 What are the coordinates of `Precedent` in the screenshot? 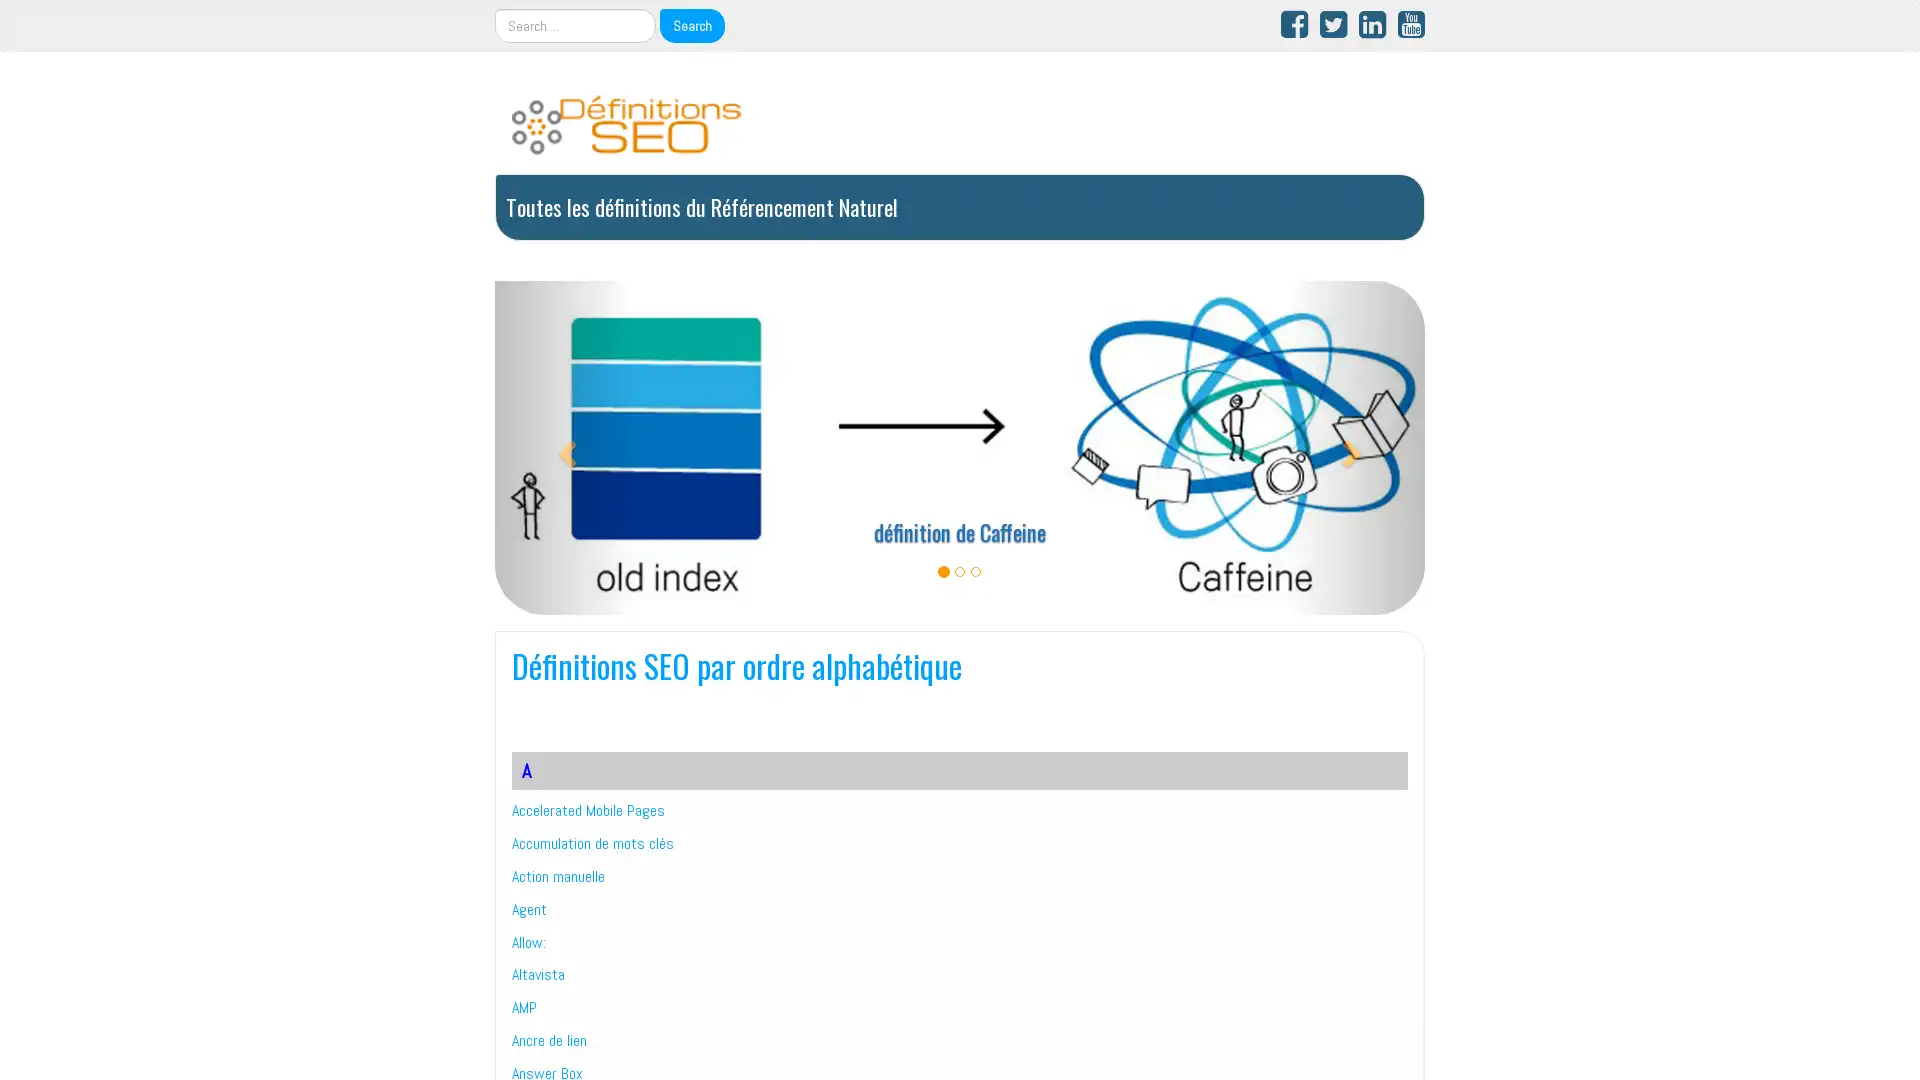 It's located at (563, 446).